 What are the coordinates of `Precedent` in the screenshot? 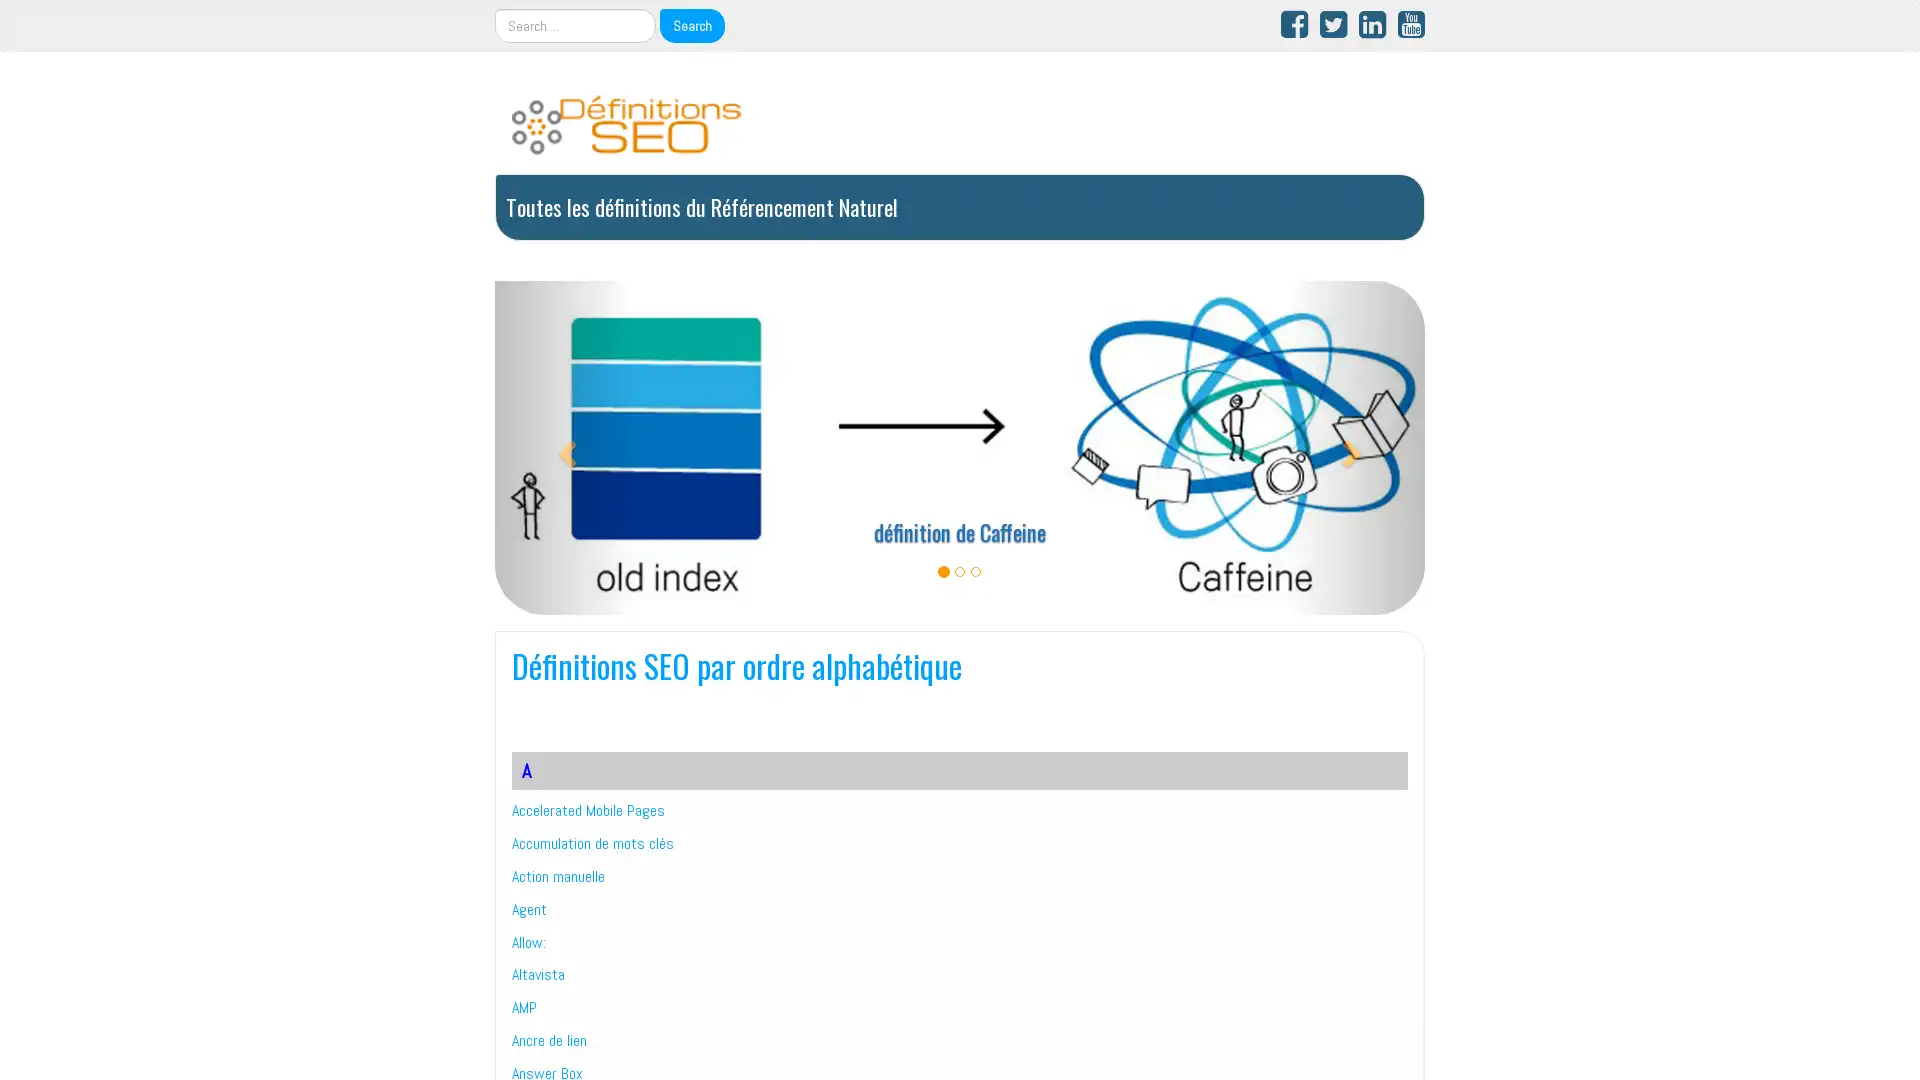 It's located at (563, 446).